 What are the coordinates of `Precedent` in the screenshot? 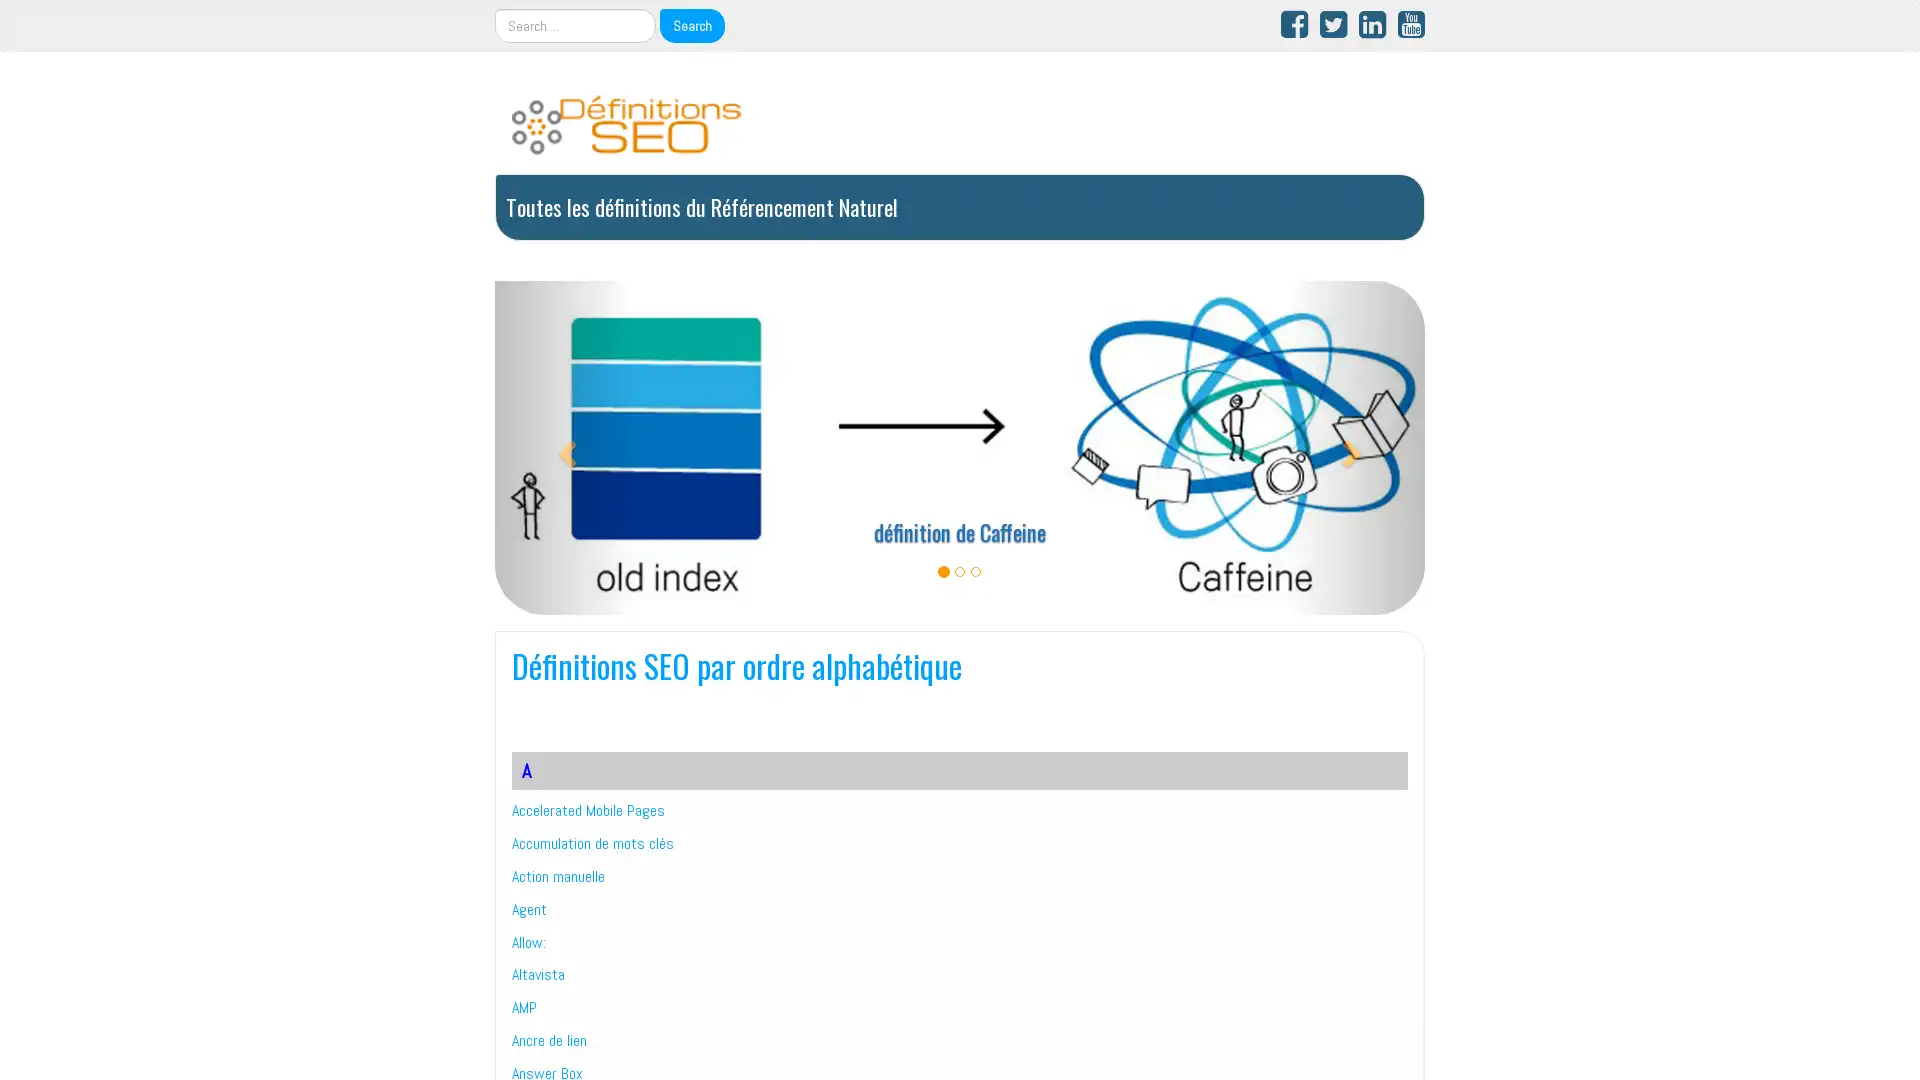 It's located at (563, 446).